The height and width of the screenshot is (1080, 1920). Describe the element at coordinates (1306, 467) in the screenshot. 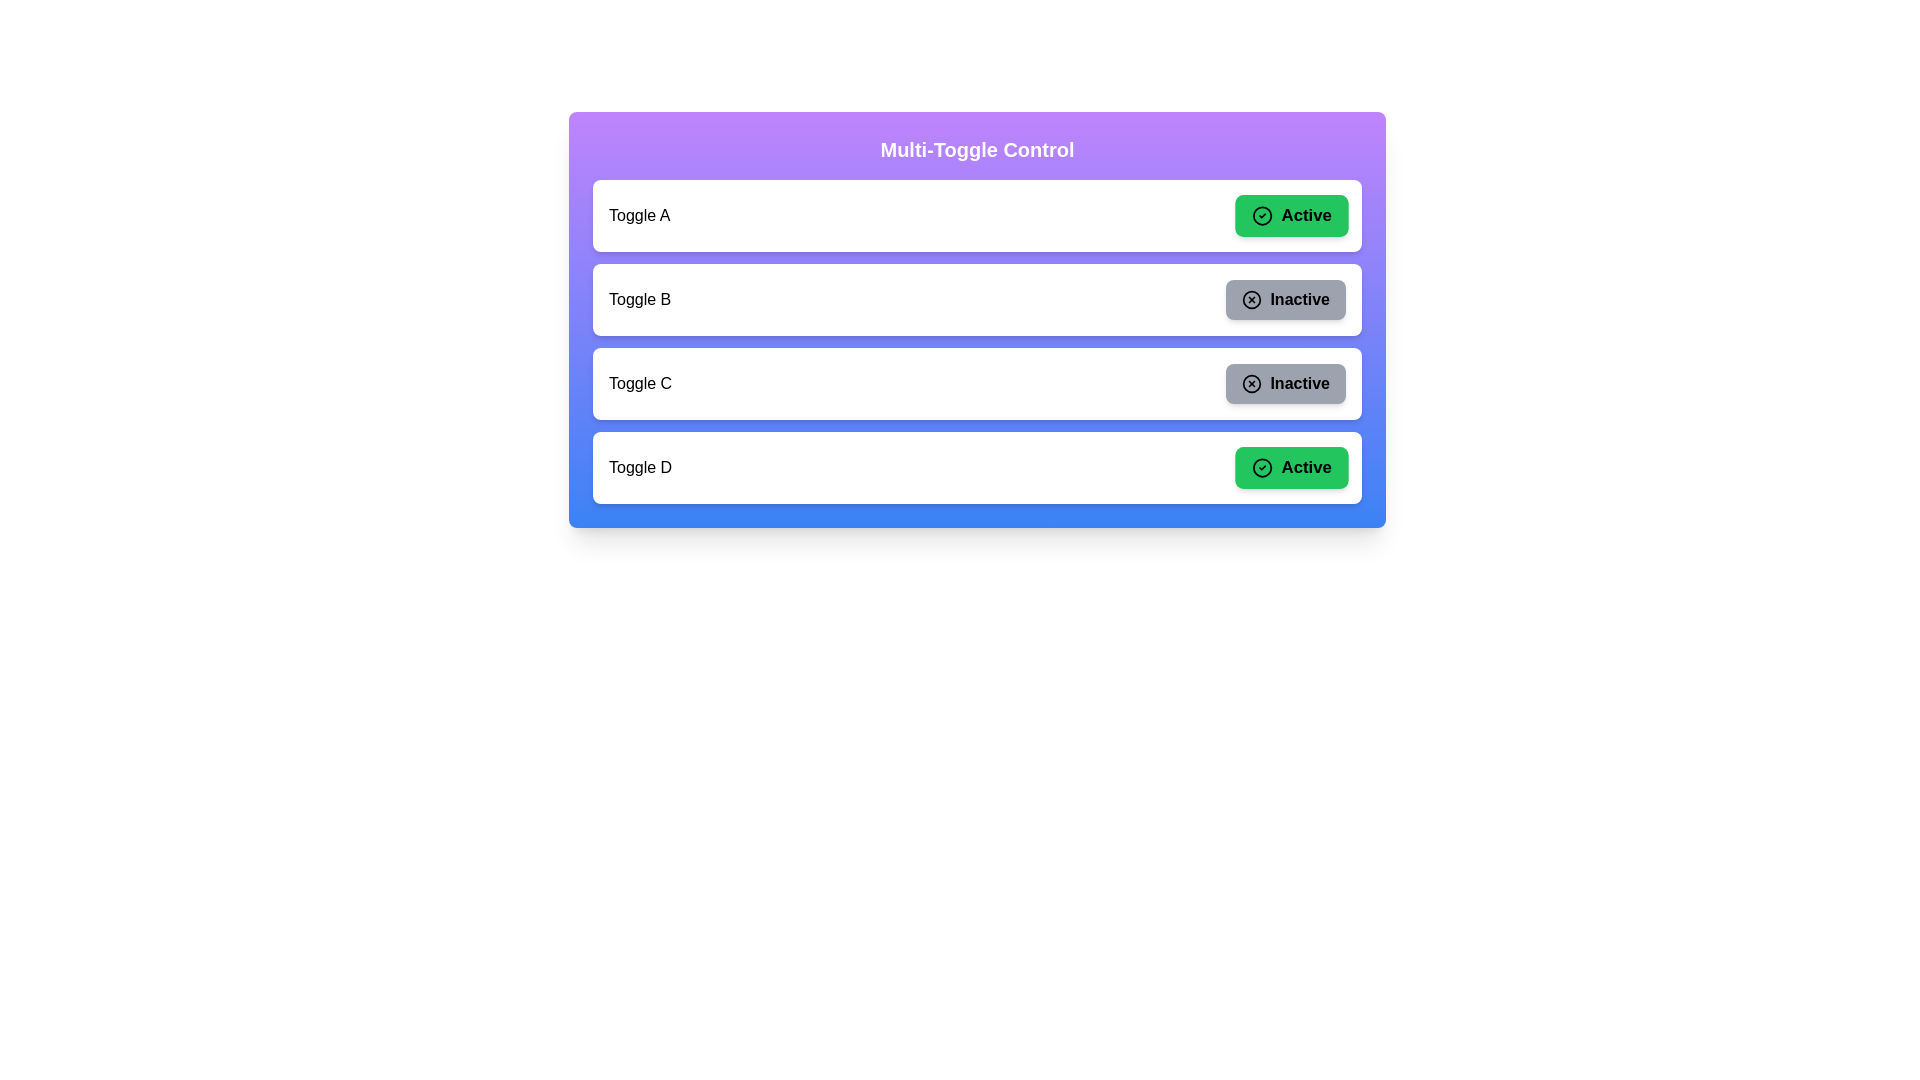

I see `the bold text label 'Active' located on the bright green button, which is the fourth button from the top in the vertical toggle control interface` at that location.